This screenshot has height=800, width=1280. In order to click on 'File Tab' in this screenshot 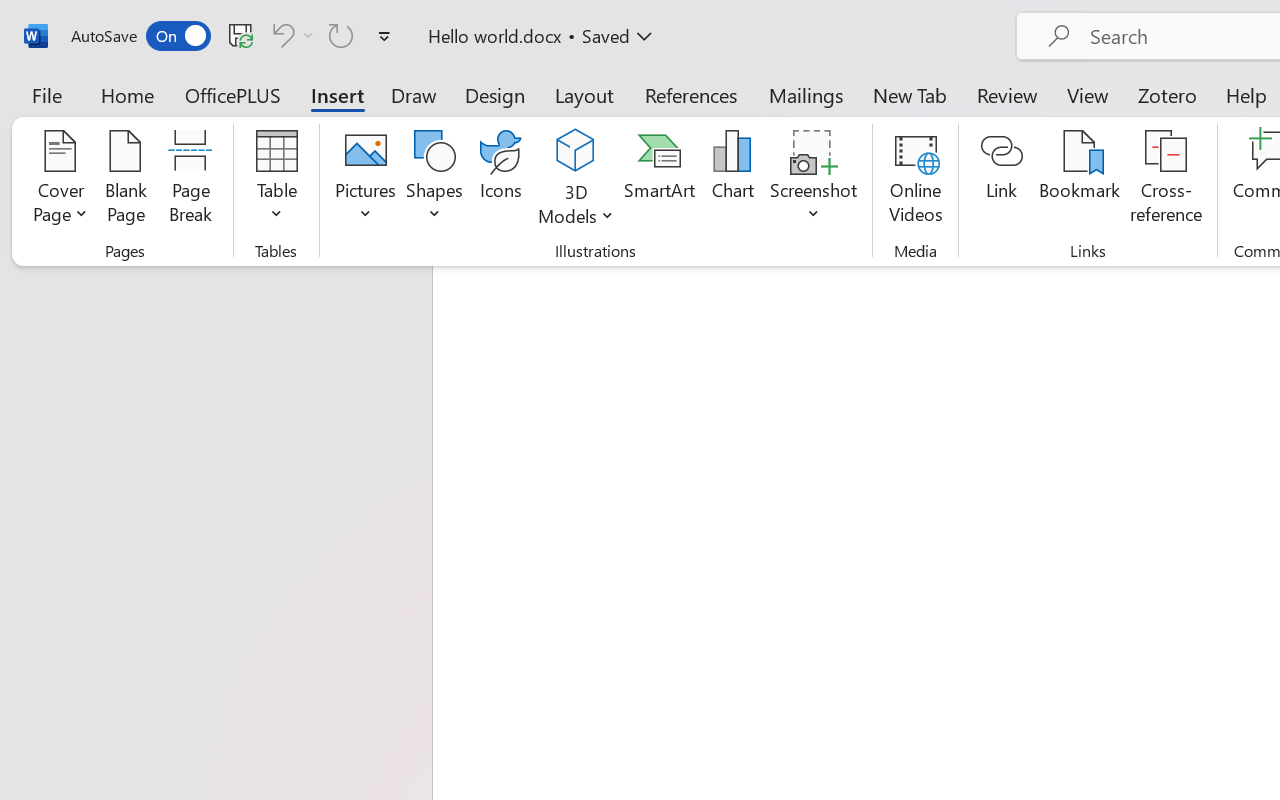, I will do `click(46, 94)`.